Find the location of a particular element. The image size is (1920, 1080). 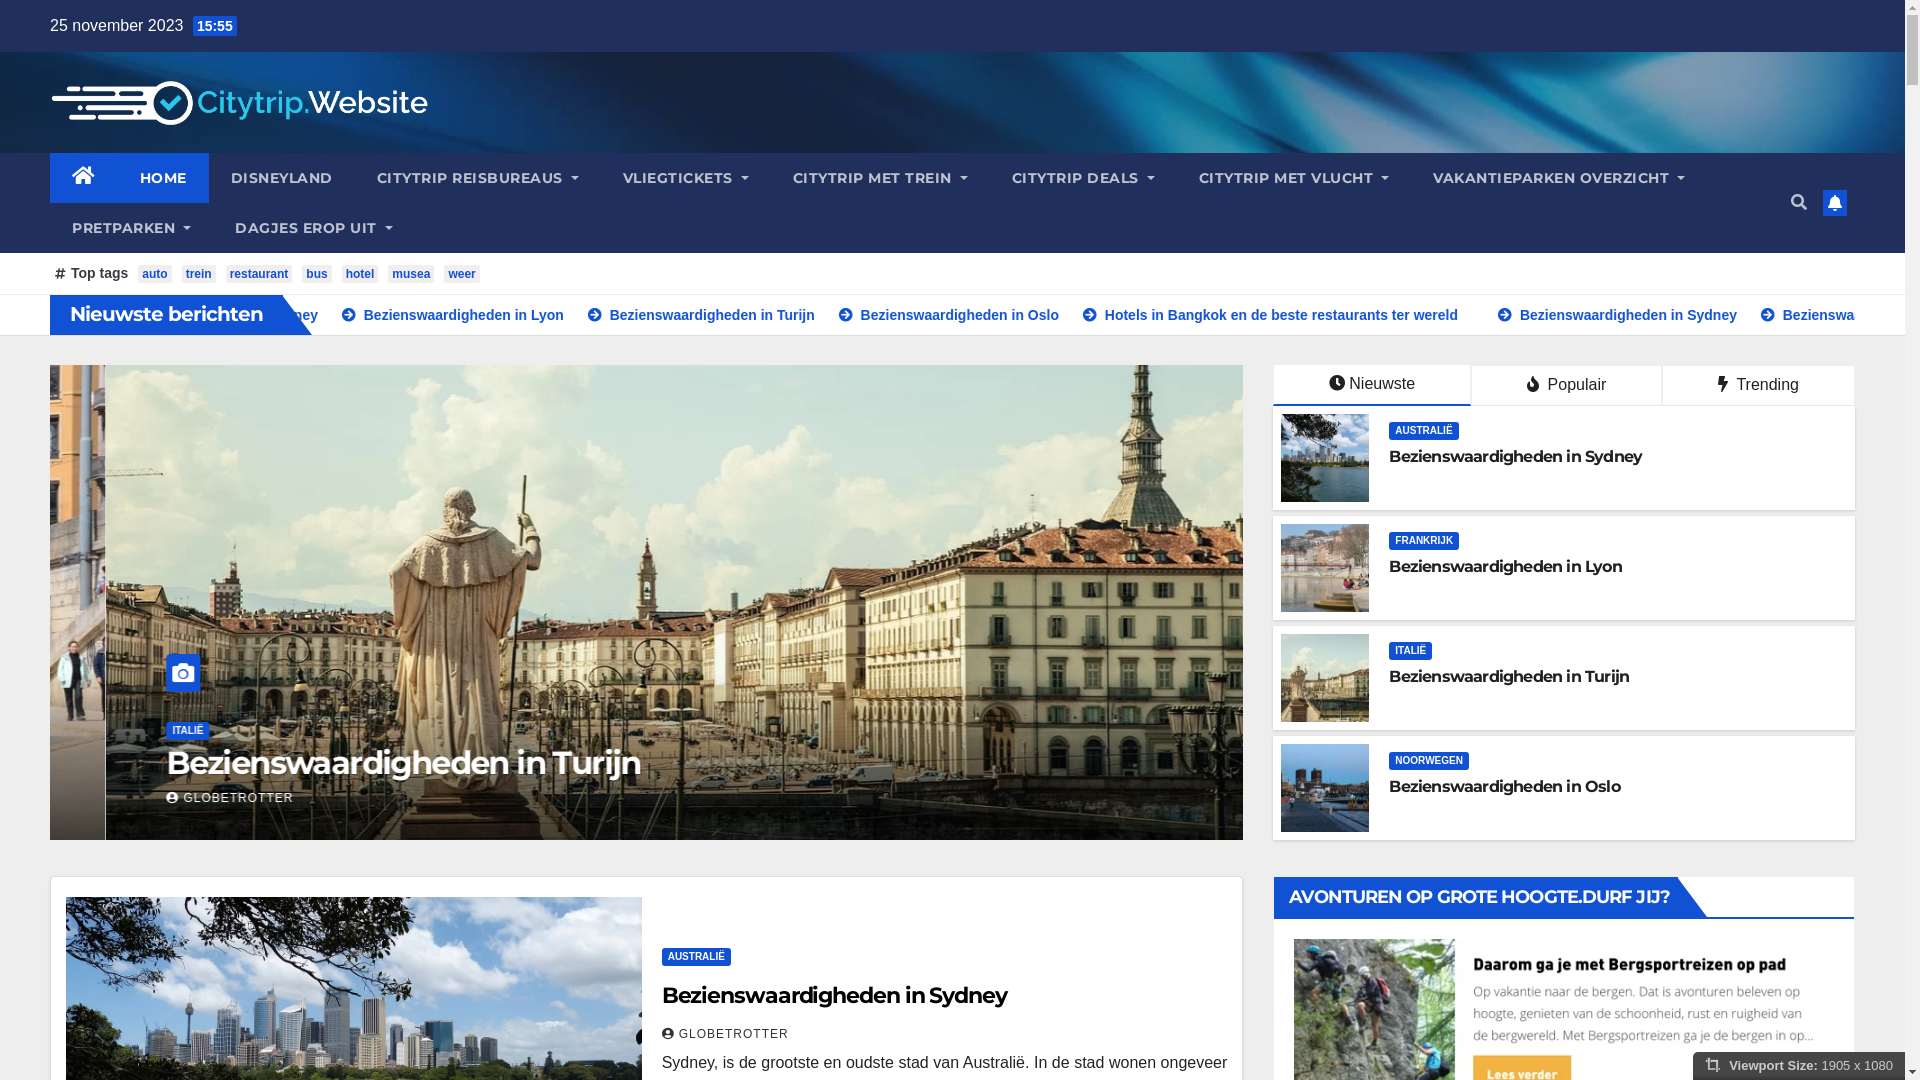

'bus' is located at coordinates (315, 273).